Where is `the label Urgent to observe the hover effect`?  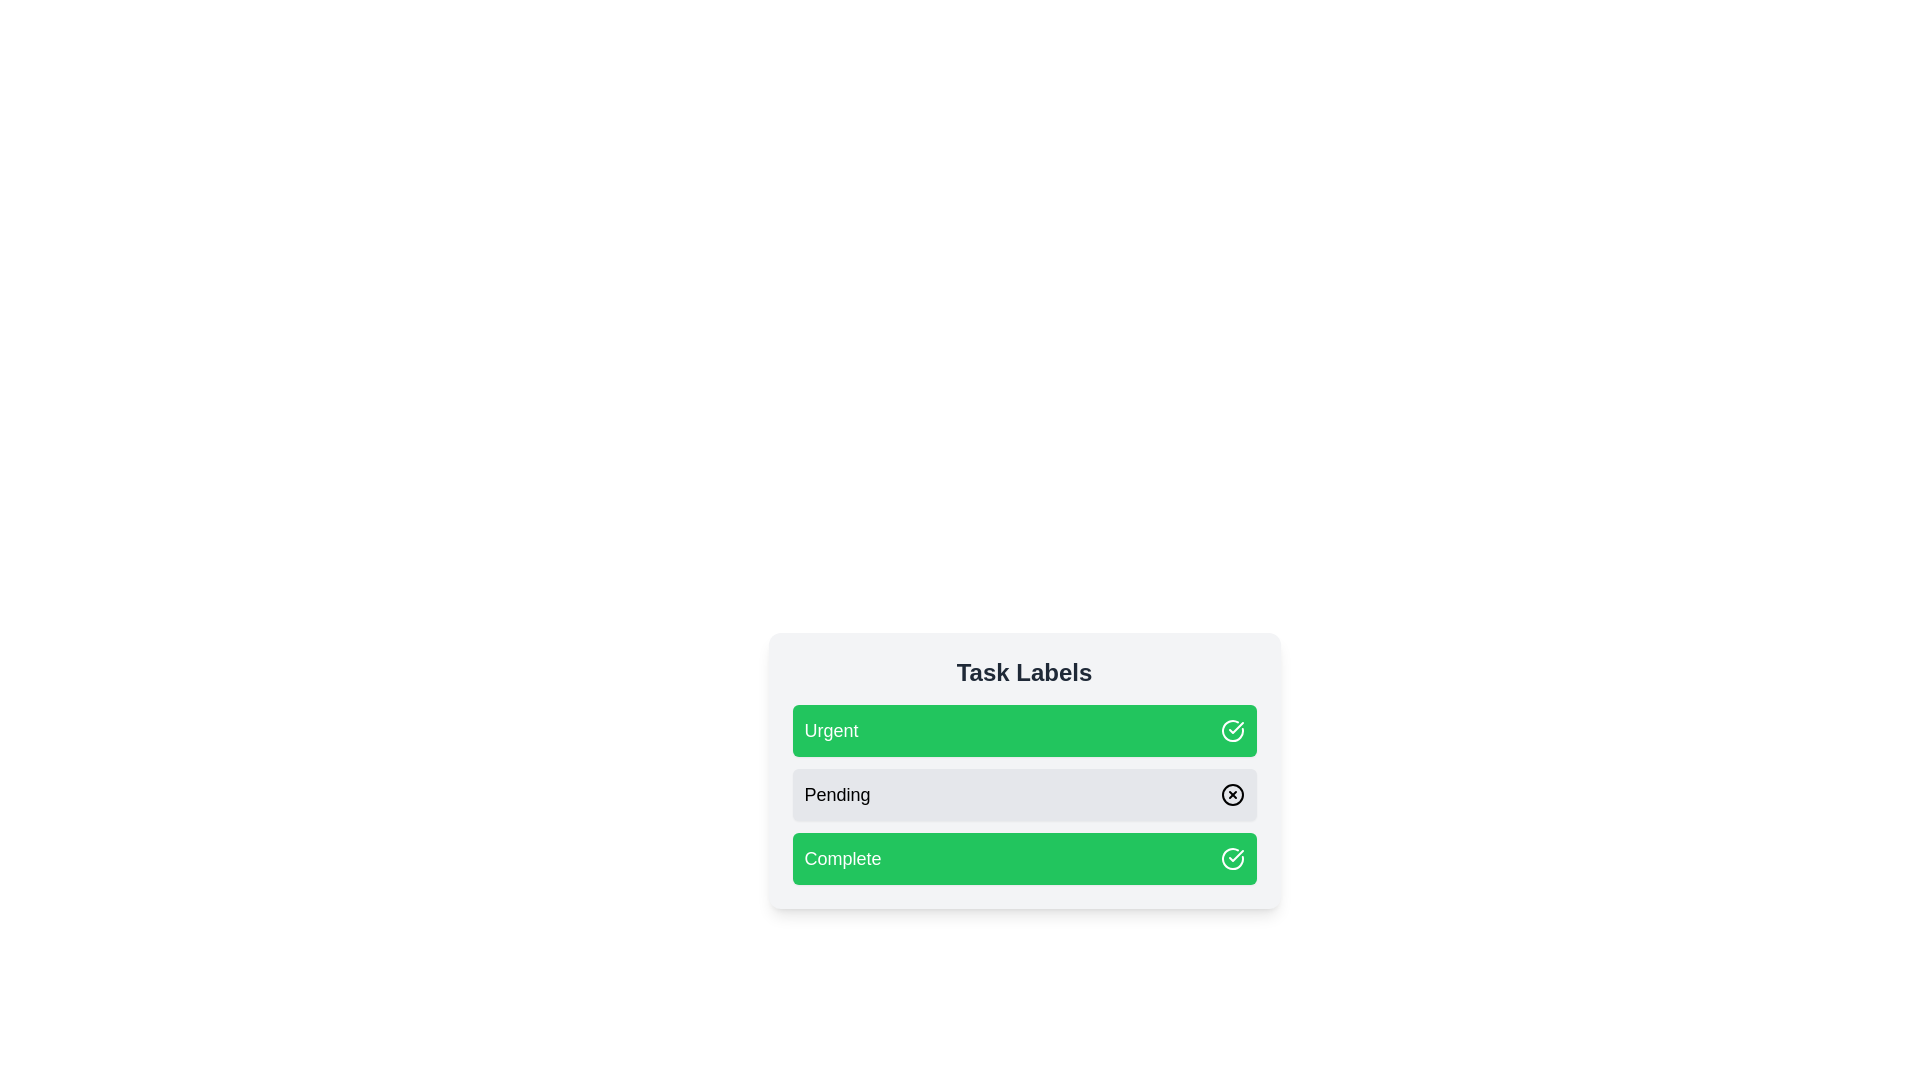 the label Urgent to observe the hover effect is located at coordinates (1024, 731).